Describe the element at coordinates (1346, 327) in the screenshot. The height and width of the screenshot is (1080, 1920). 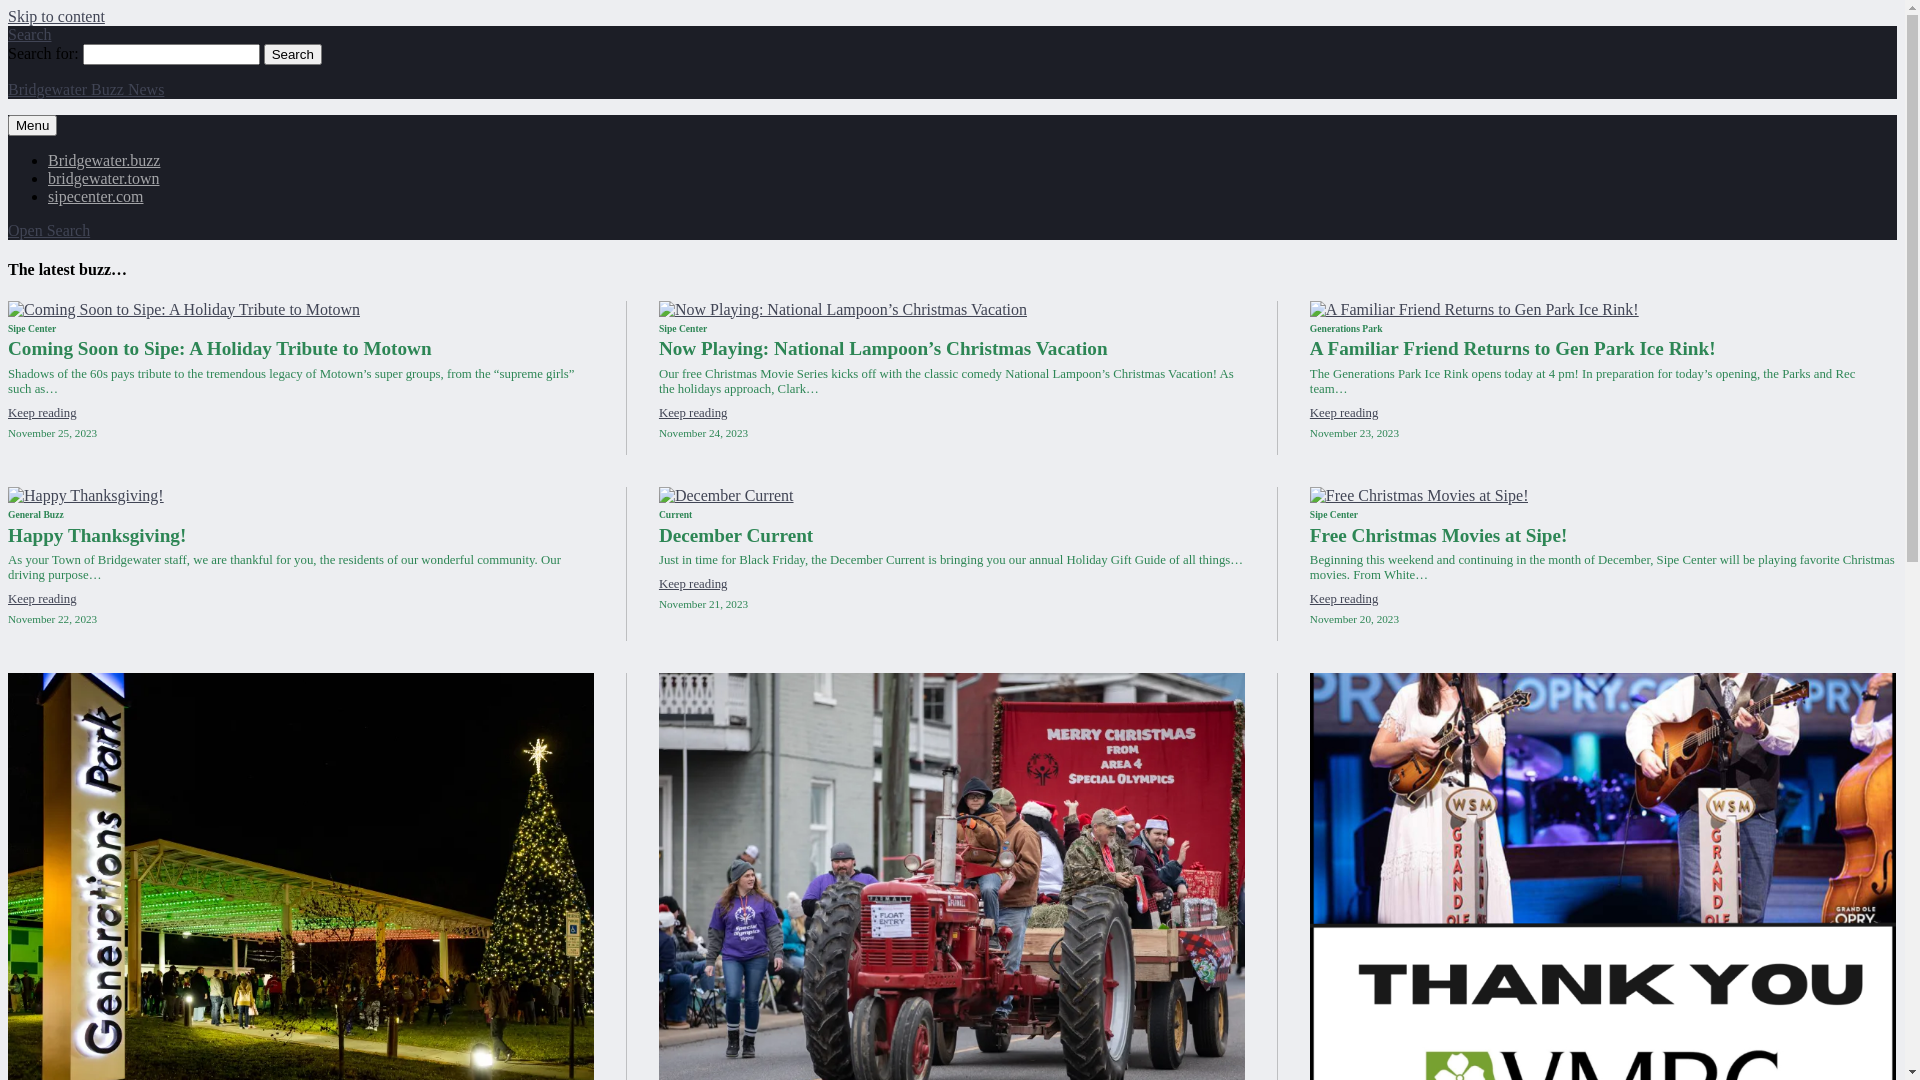
I see `'Generations Park'` at that location.